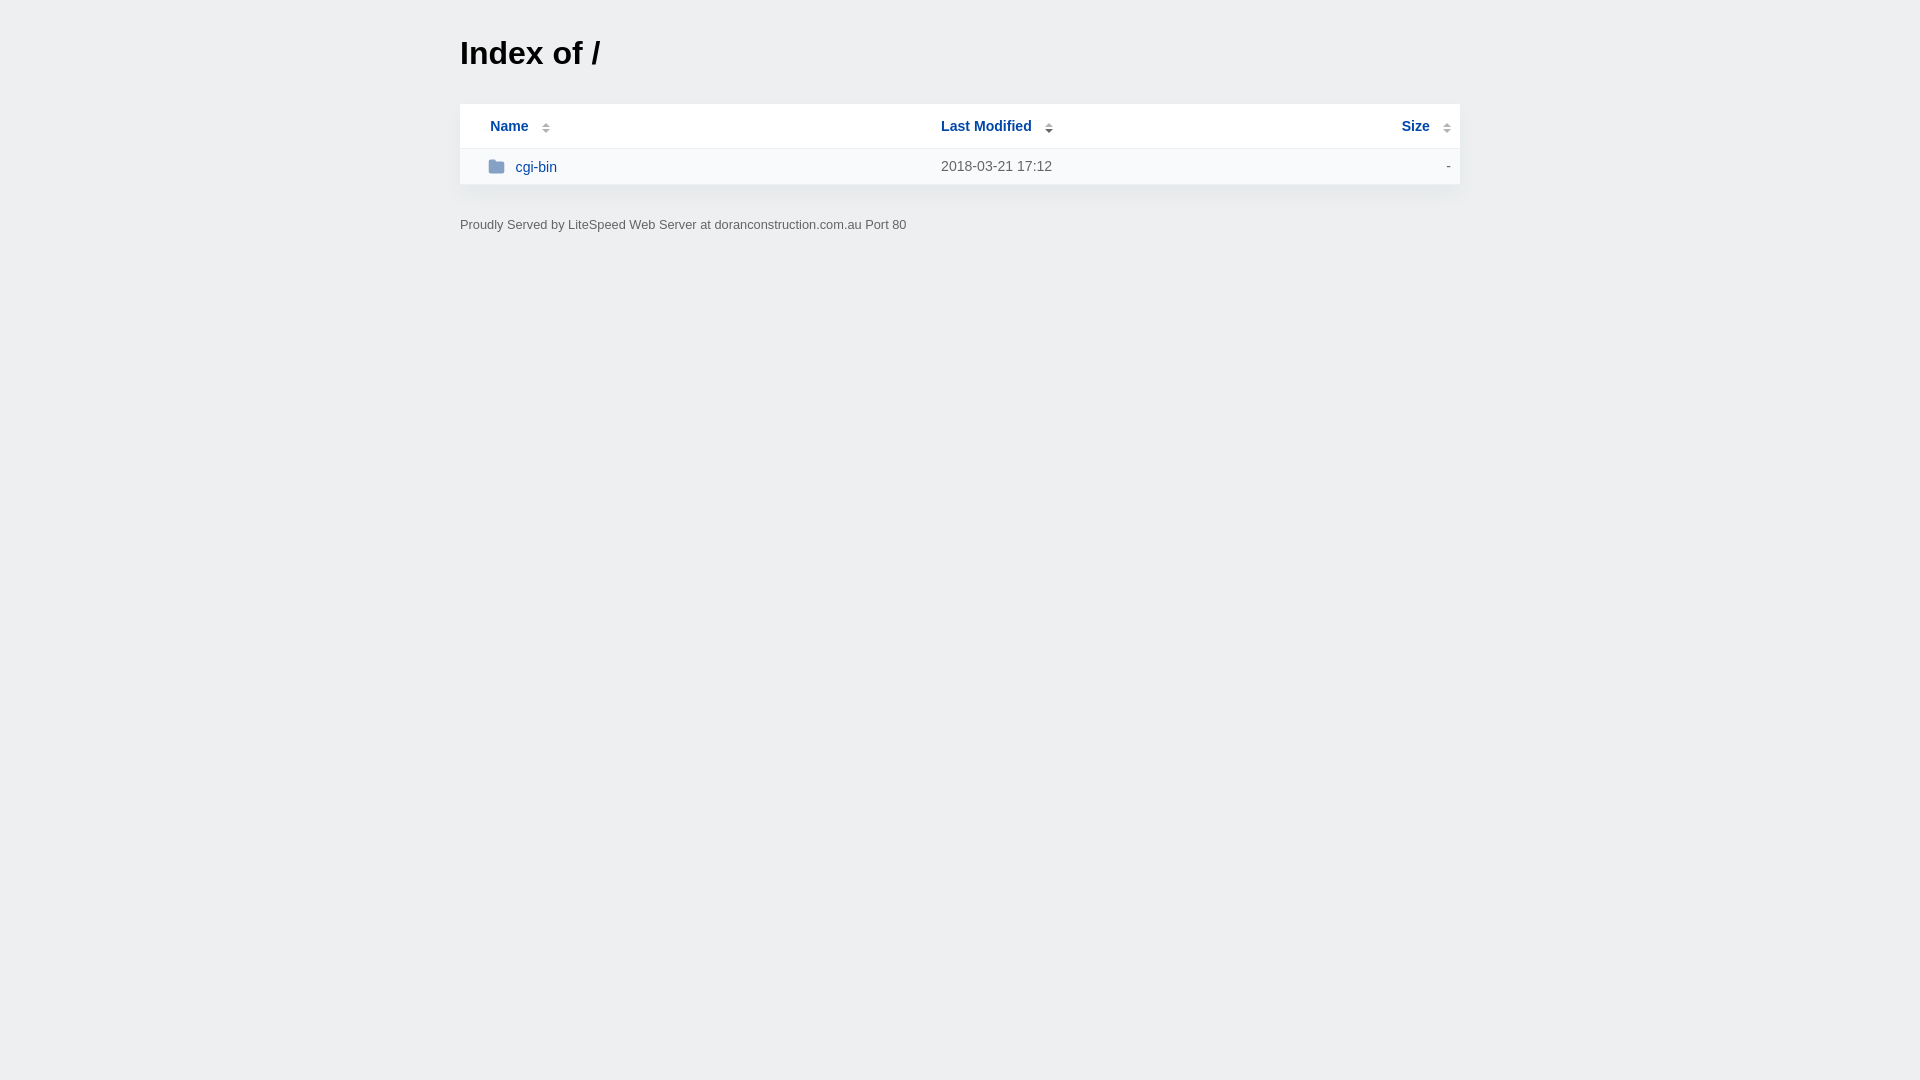 The width and height of the screenshot is (1920, 1080). I want to click on 'Last Modified', so click(997, 126).